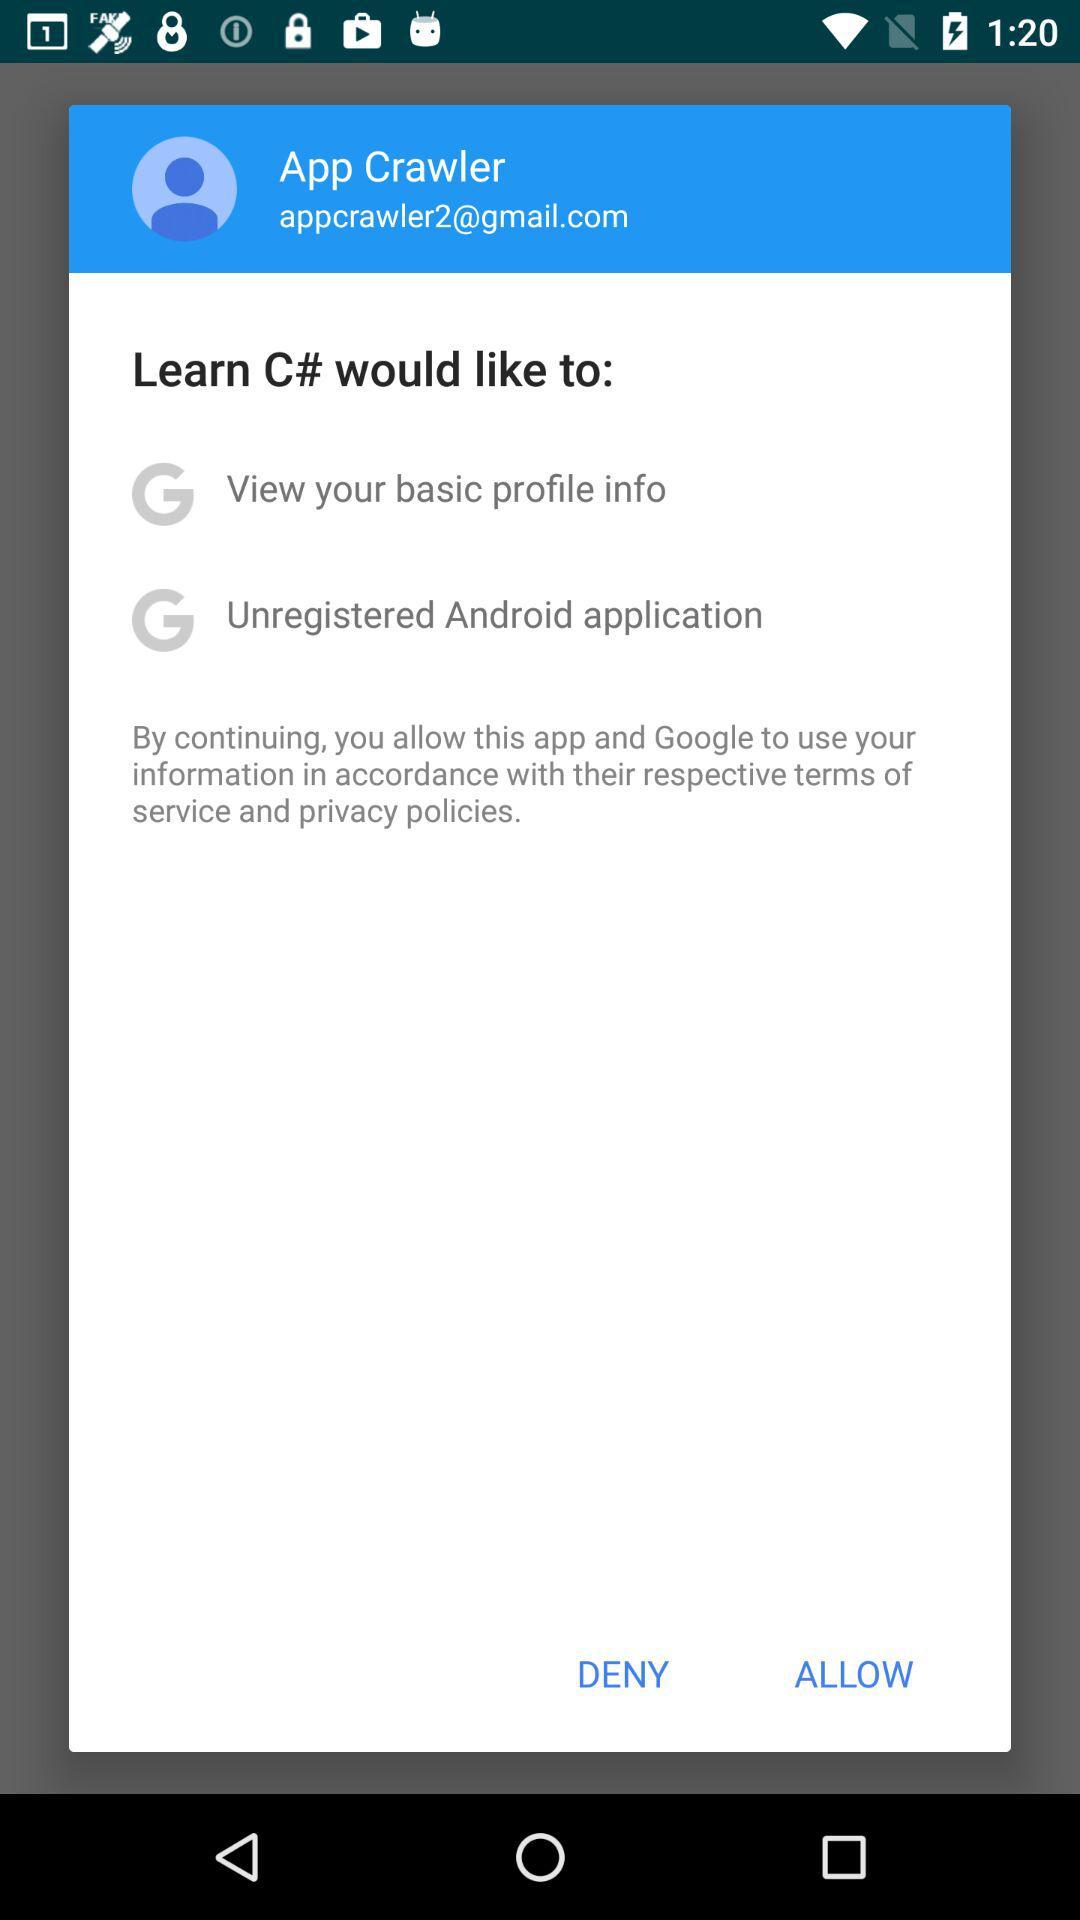 This screenshot has width=1080, height=1920. Describe the element at coordinates (392, 164) in the screenshot. I see `app crawler item` at that location.